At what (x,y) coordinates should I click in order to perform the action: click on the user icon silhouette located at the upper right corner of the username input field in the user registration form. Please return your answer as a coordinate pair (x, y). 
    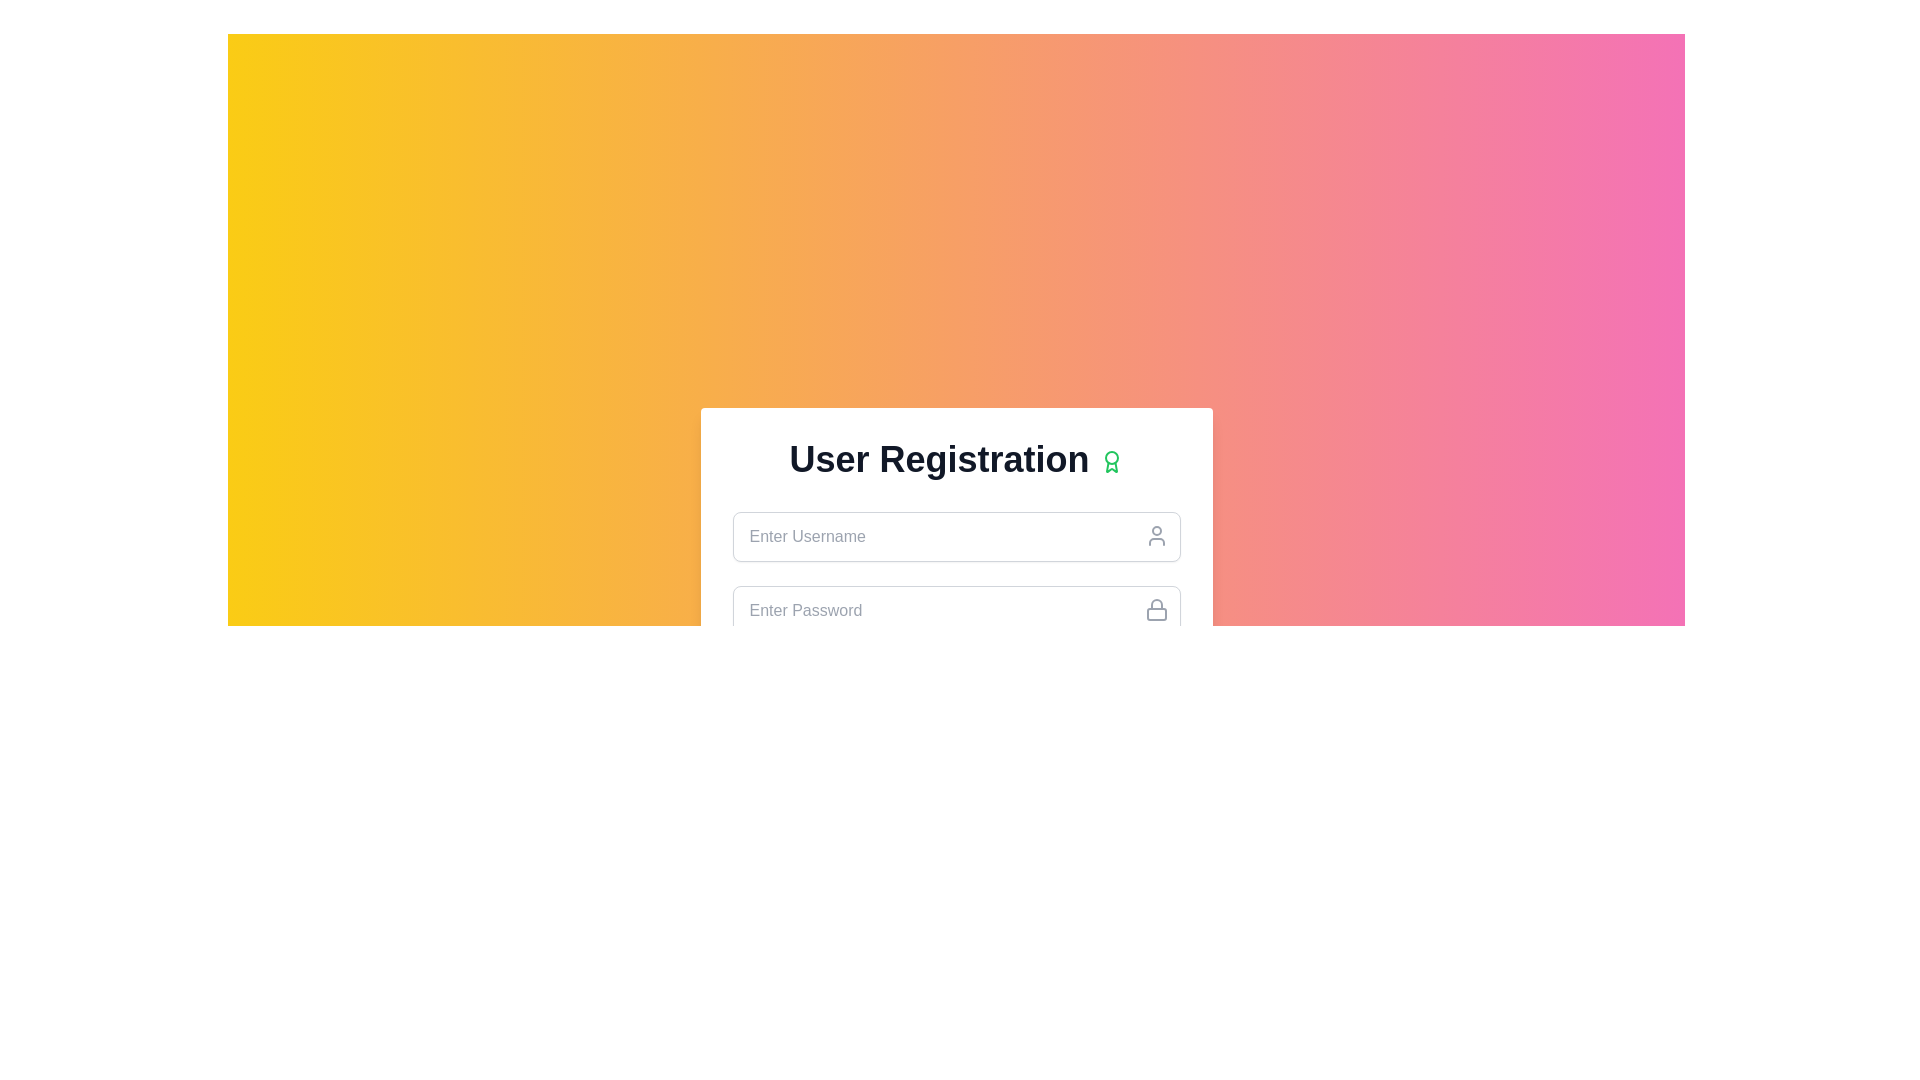
    Looking at the image, I should click on (1156, 535).